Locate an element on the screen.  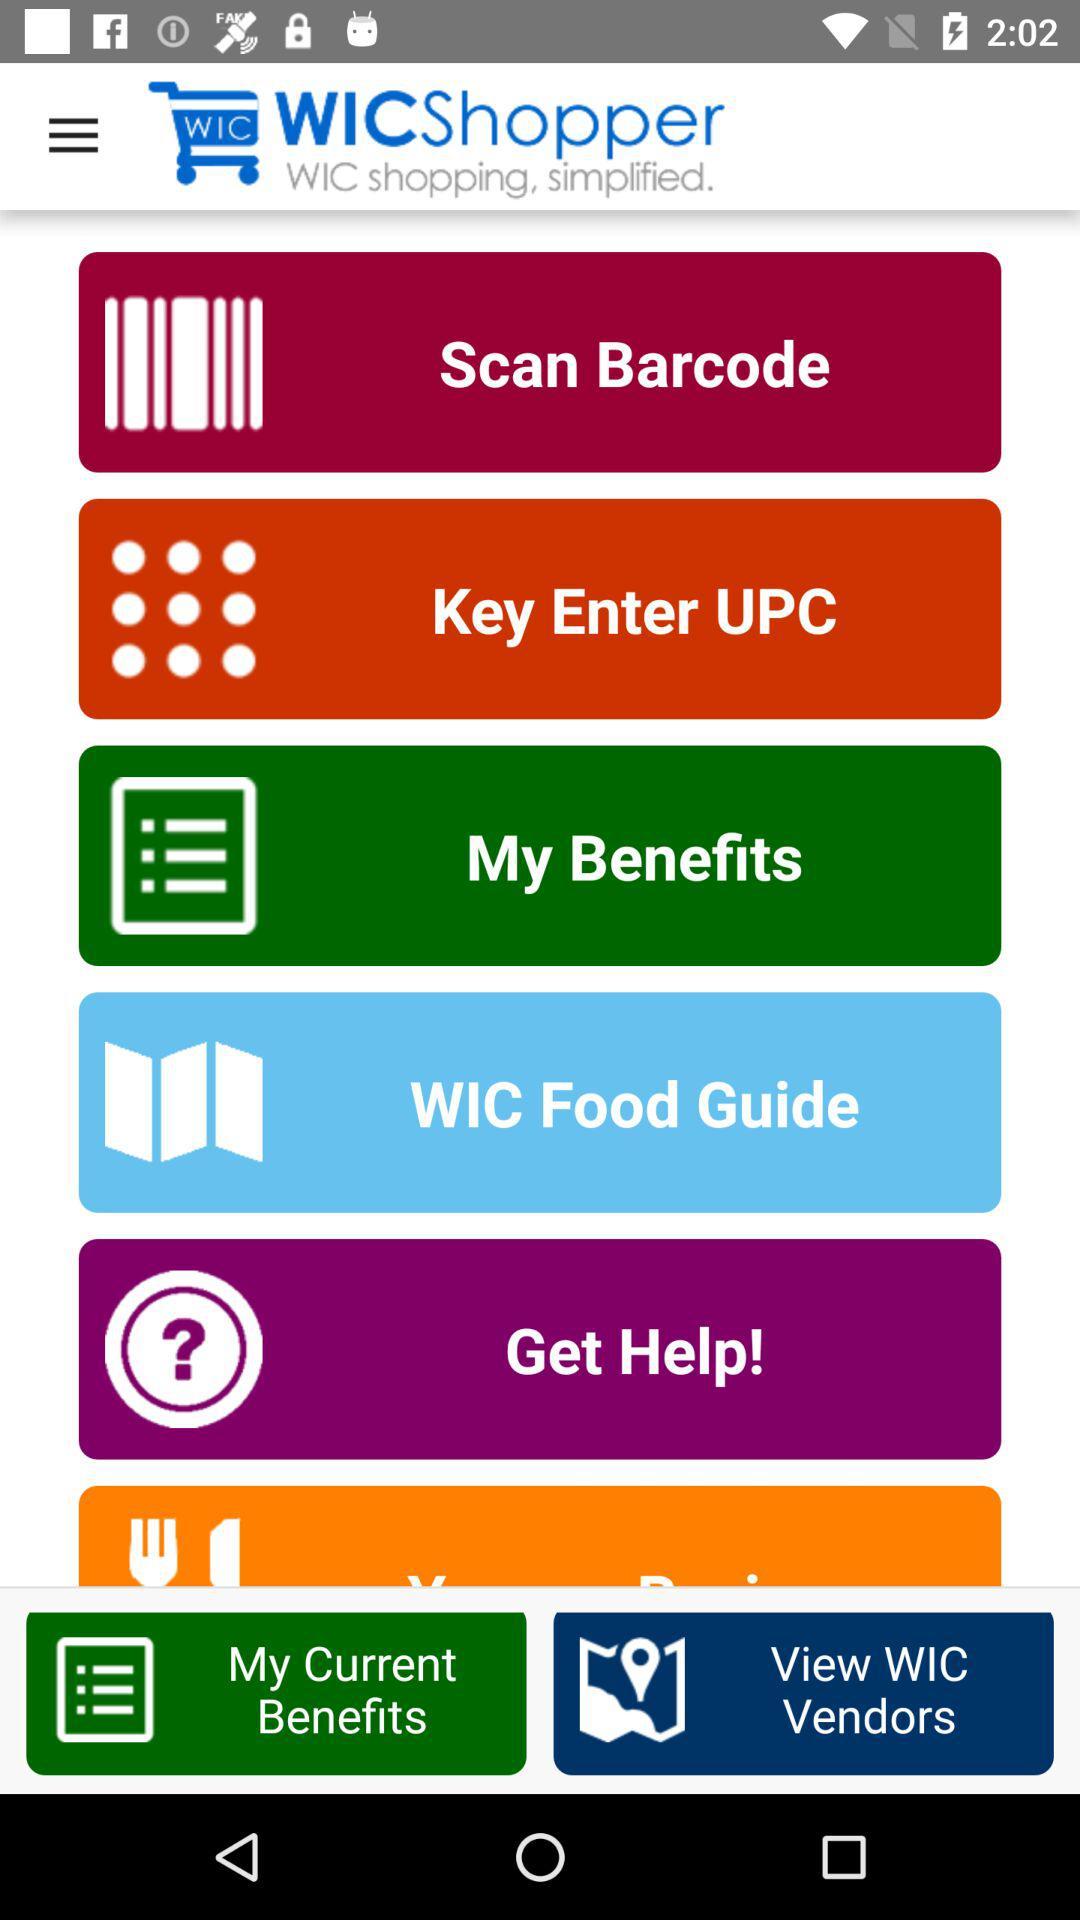
yummy recipes item is located at coordinates (620, 1569).